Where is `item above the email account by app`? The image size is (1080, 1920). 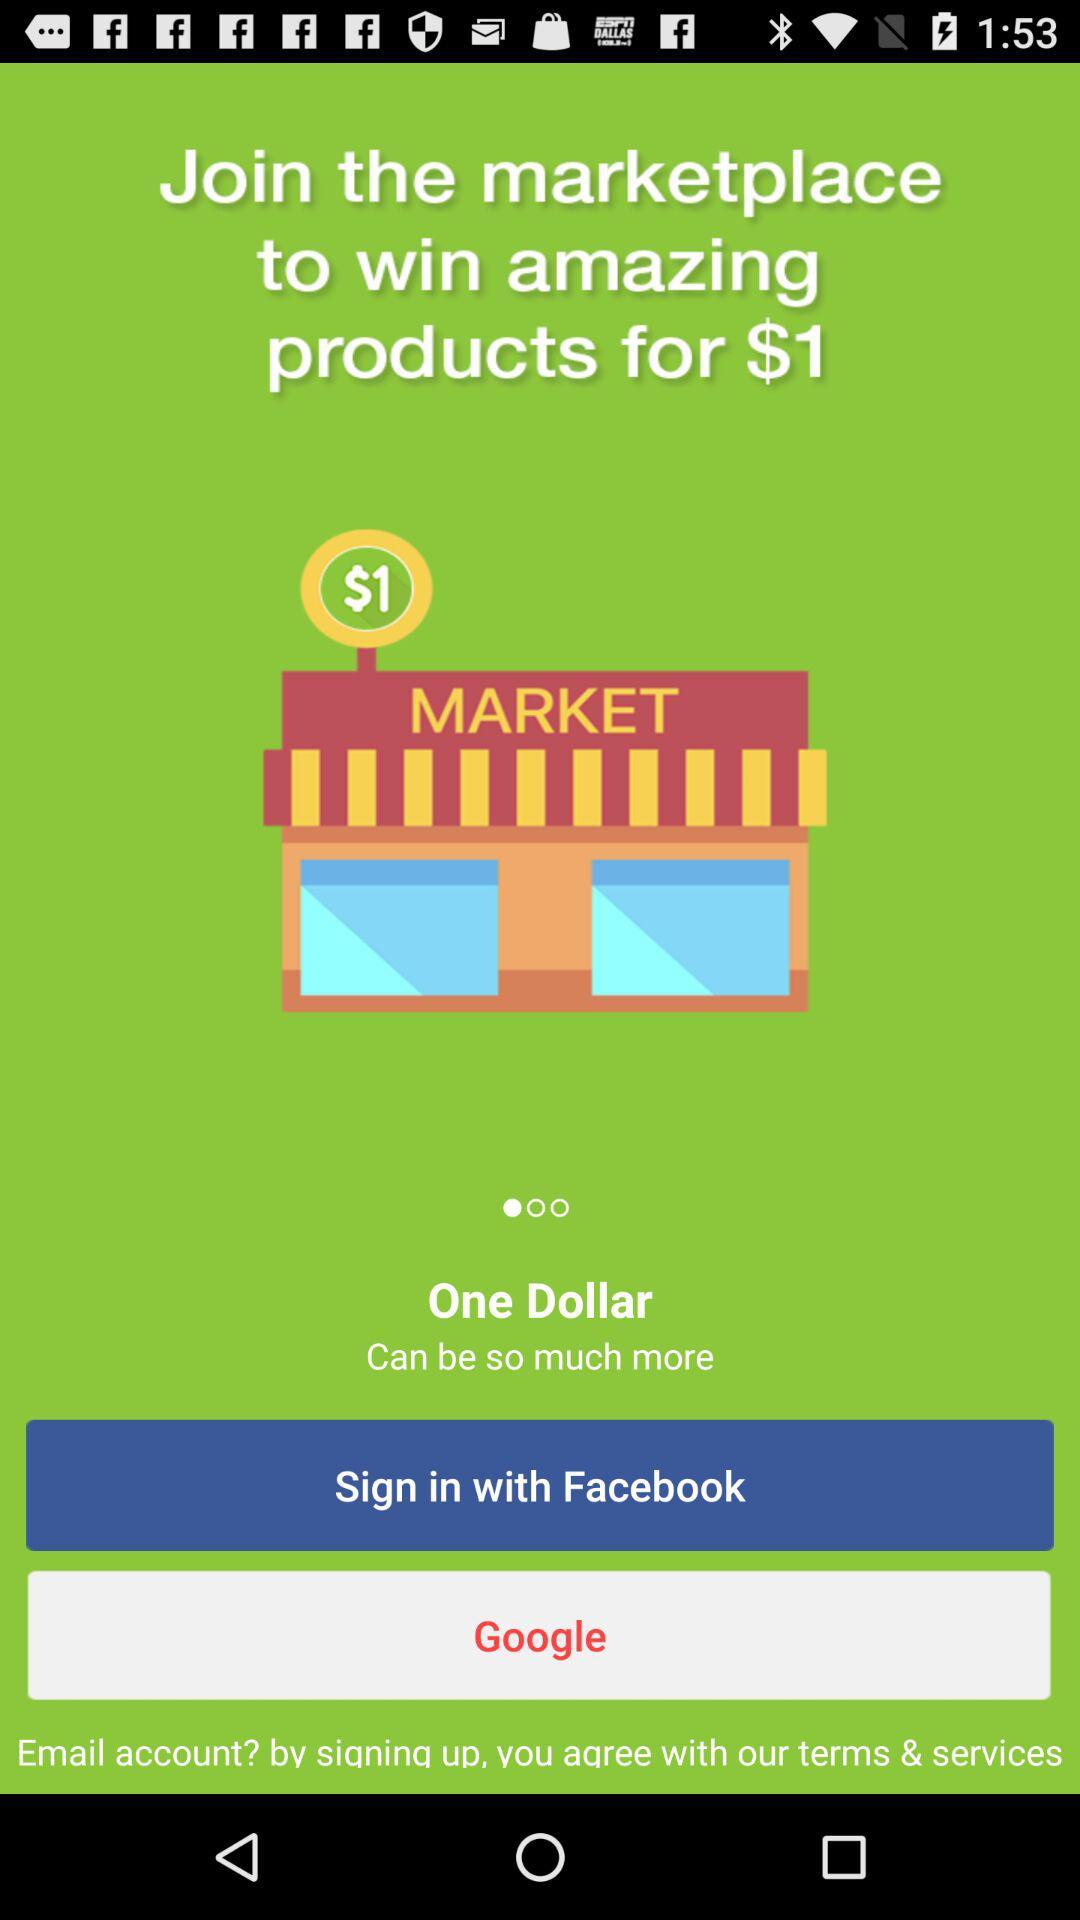 item above the email account by app is located at coordinates (540, 1635).